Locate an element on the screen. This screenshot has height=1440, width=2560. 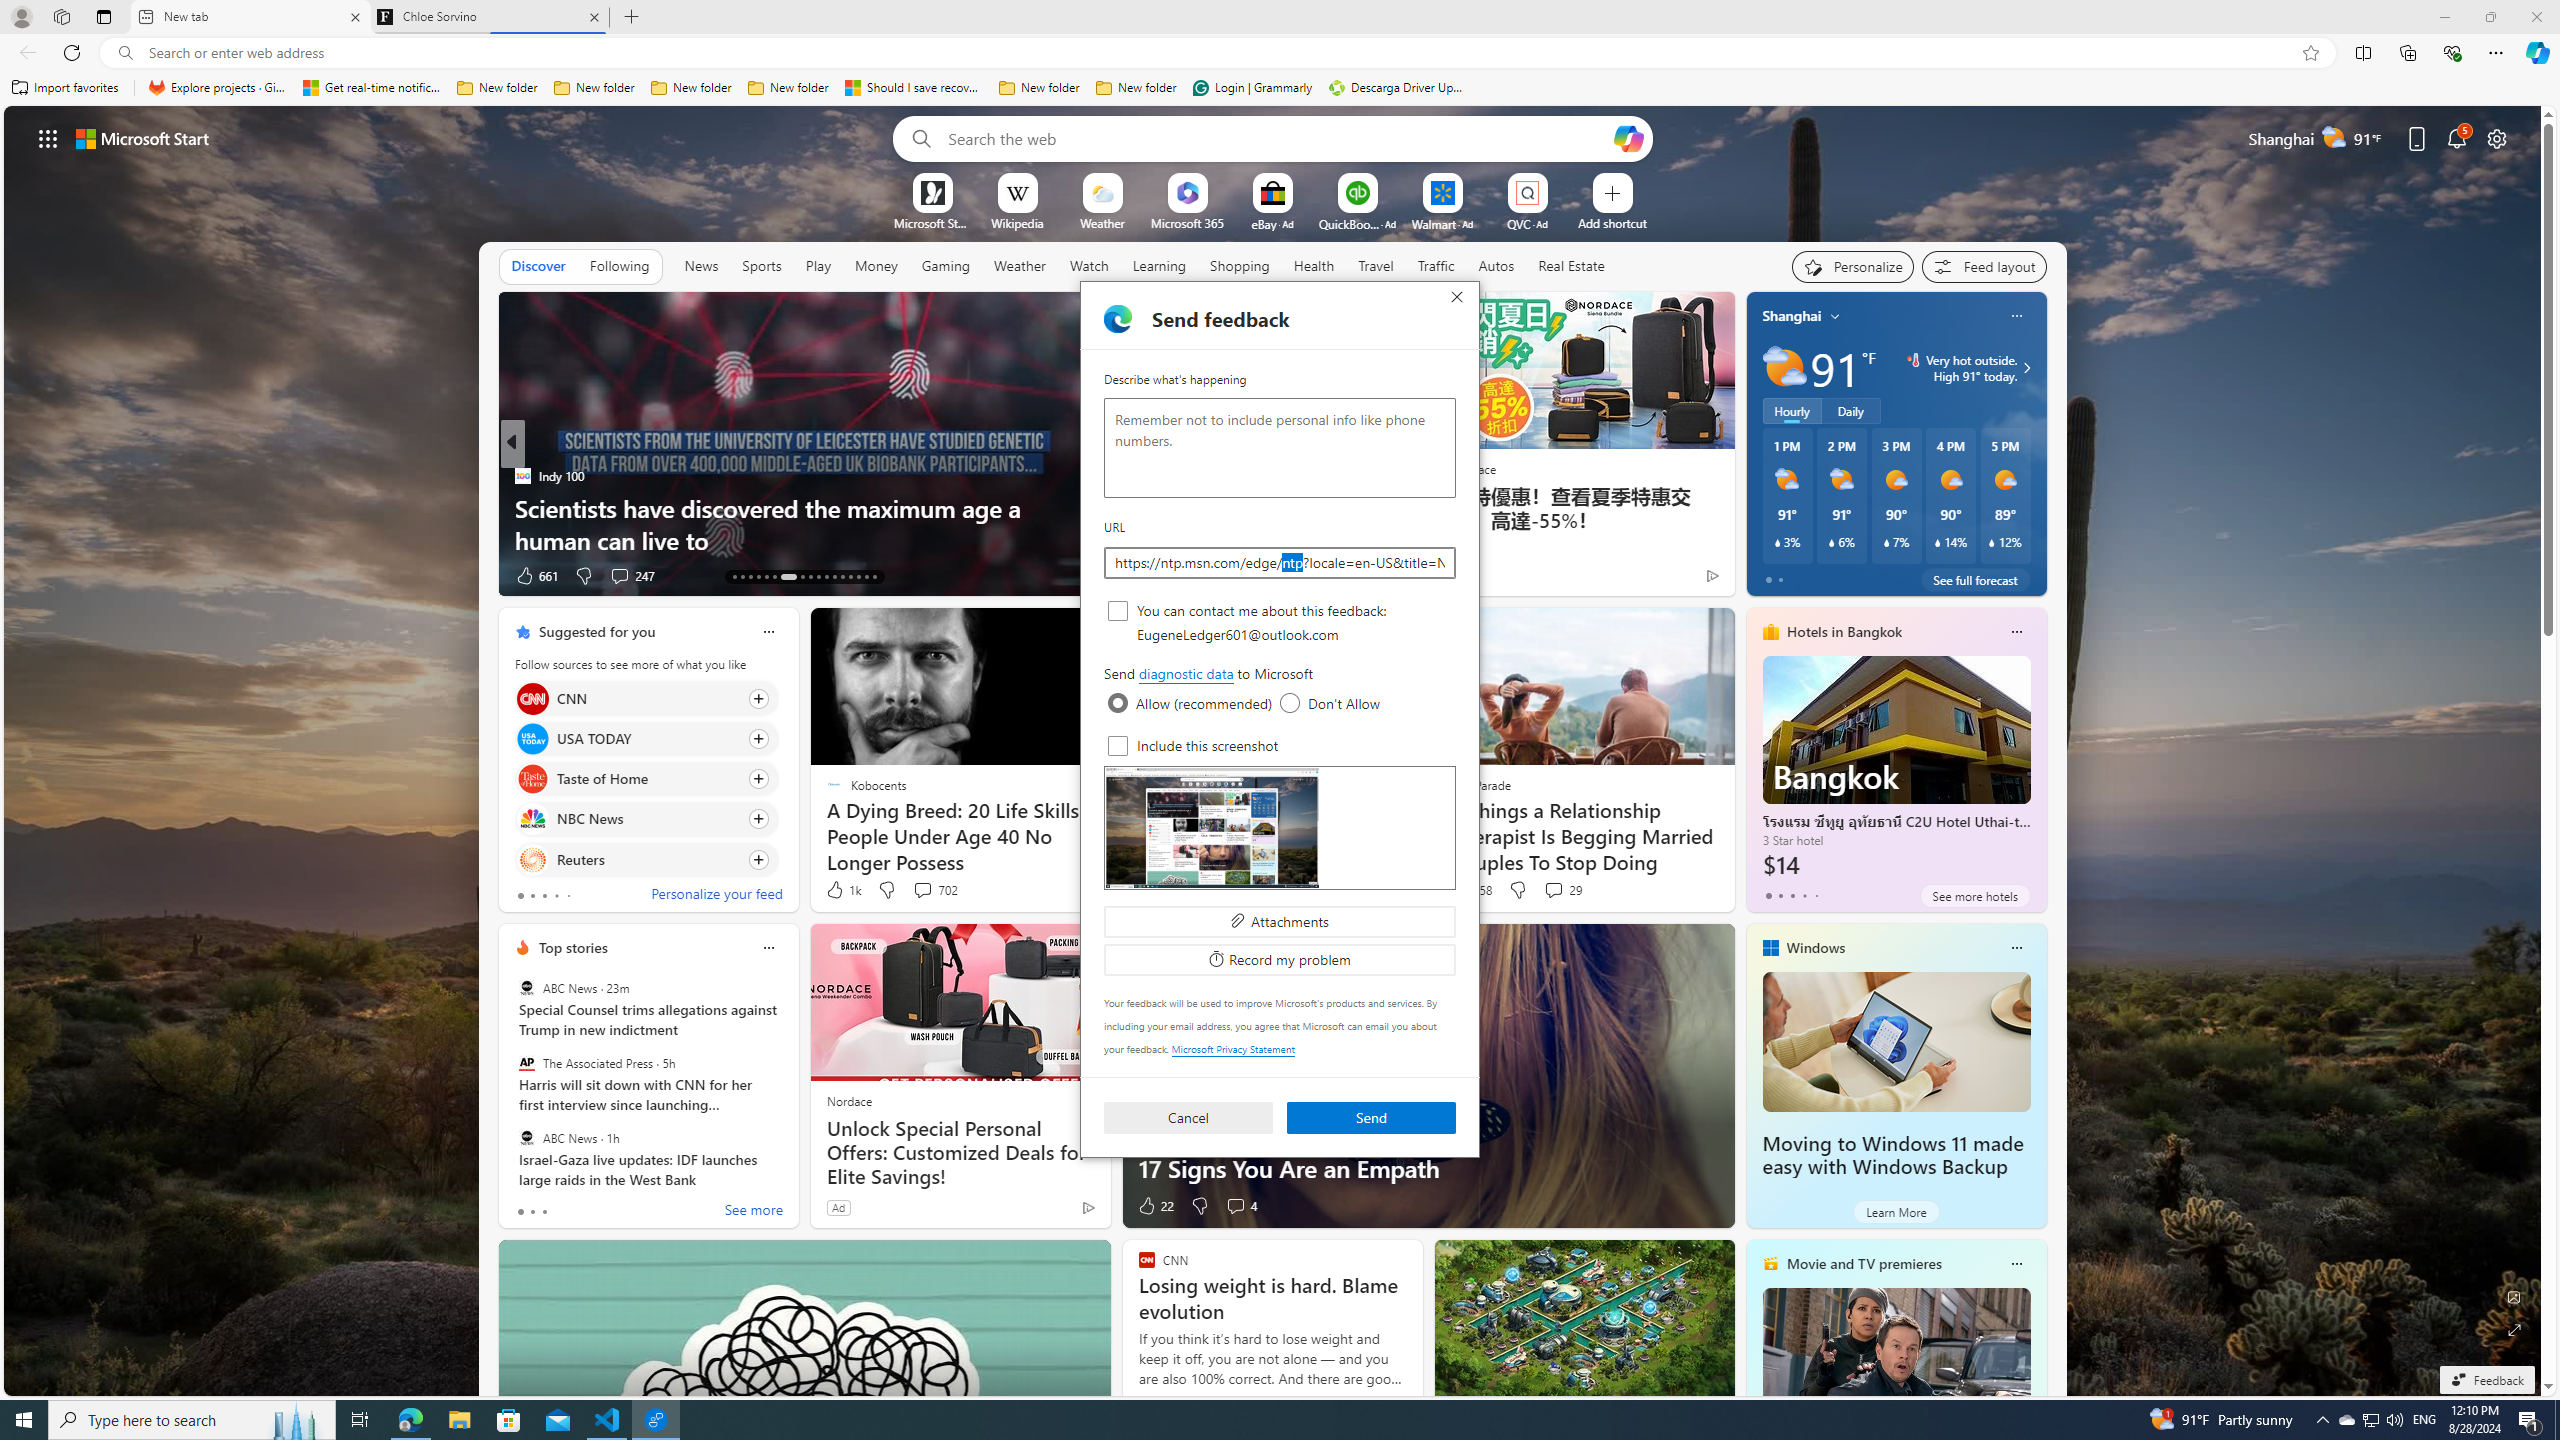
'AutomationID: tab-18' is located at coordinates (774, 577).